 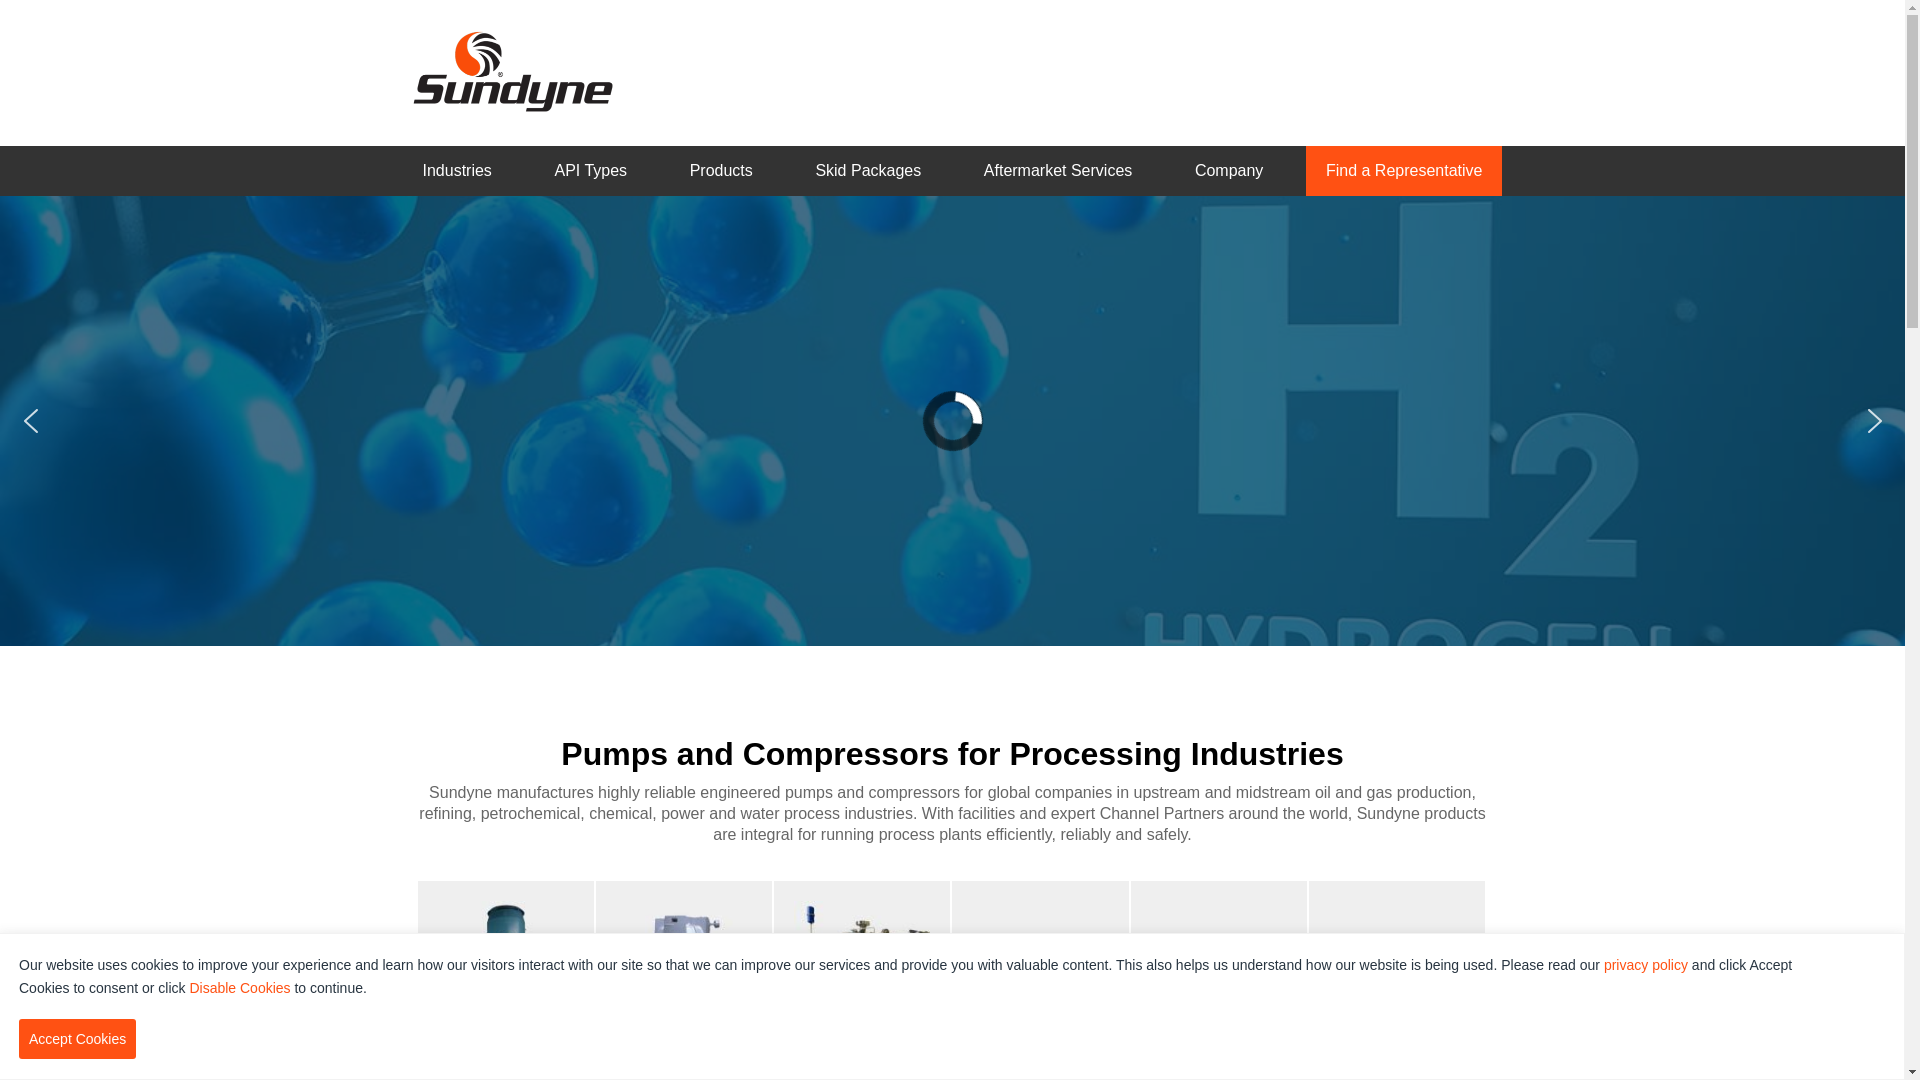 I want to click on 'Aftermarket Services', so click(x=1056, y=170).